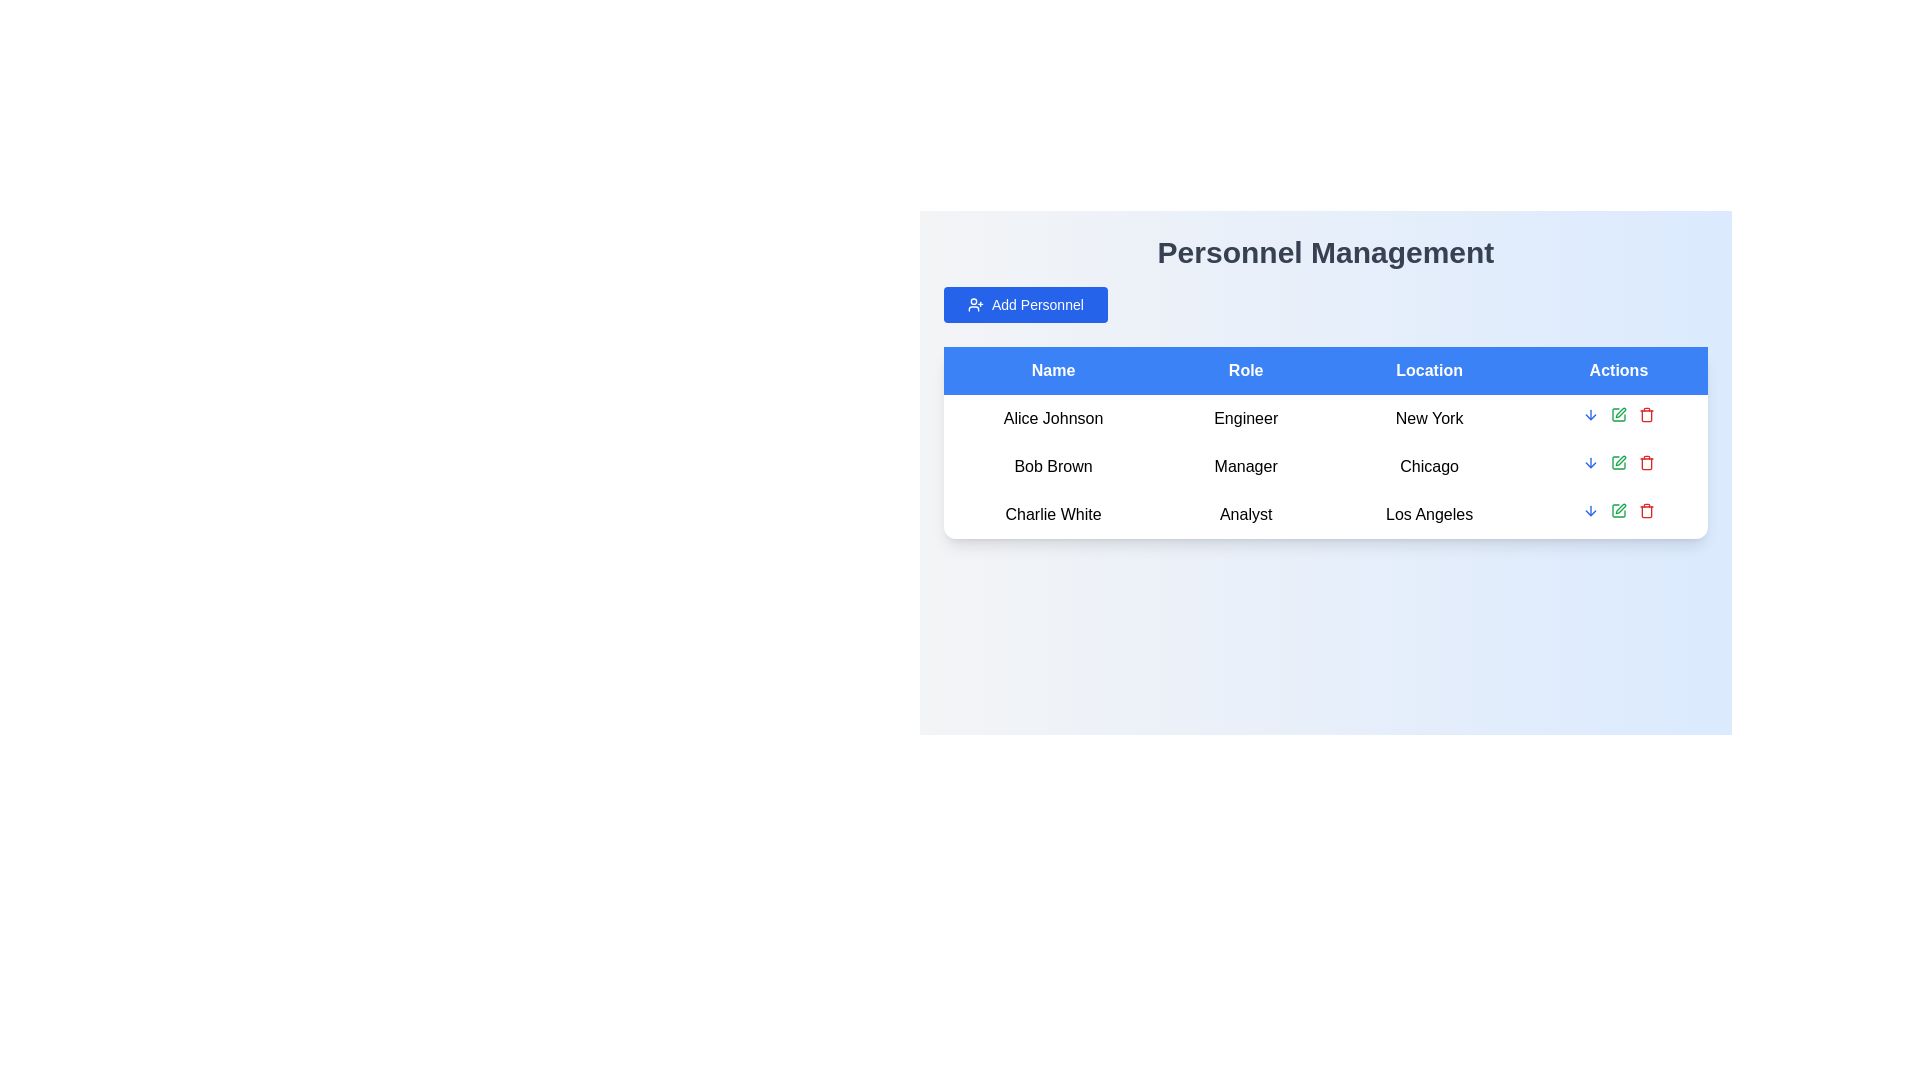 Image resolution: width=1920 pixels, height=1080 pixels. I want to click on the text field displaying 'New York' in the third column of the first row of the table, so click(1428, 418).